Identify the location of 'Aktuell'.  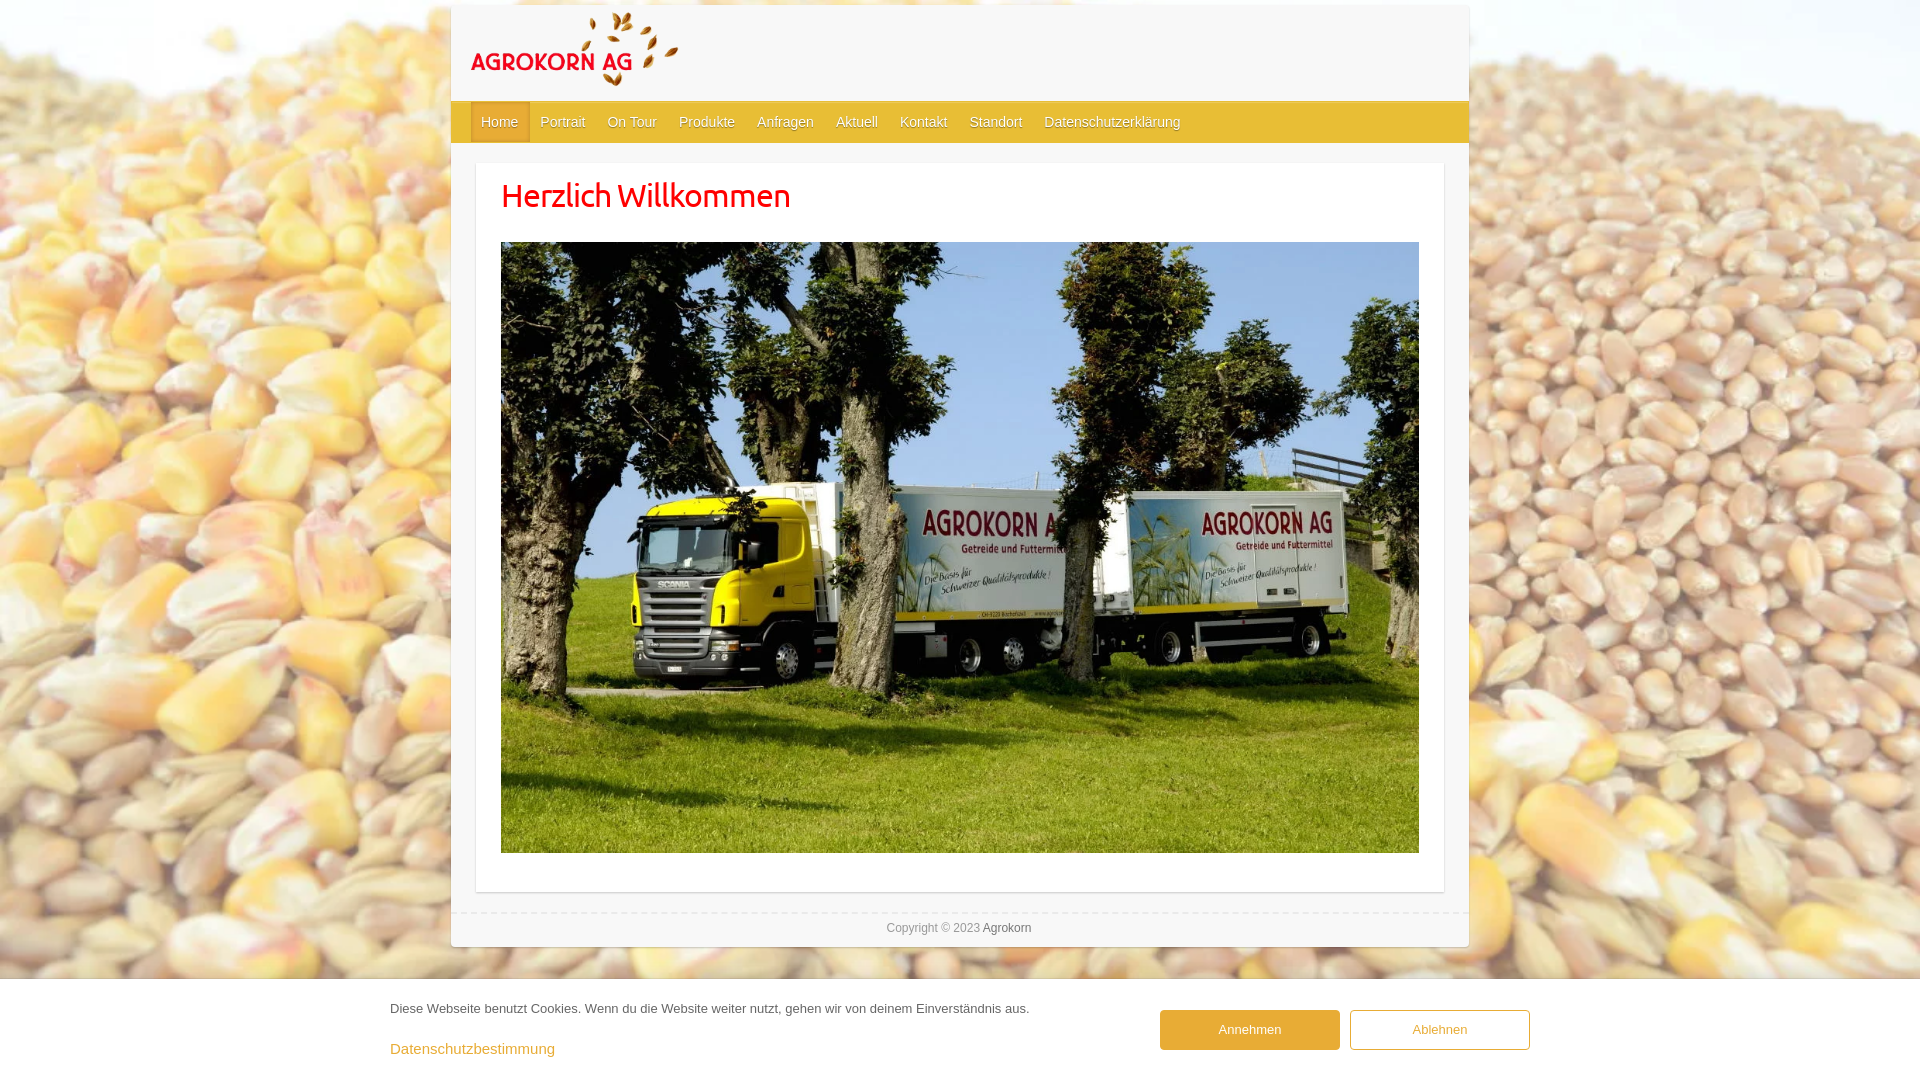
(858, 122).